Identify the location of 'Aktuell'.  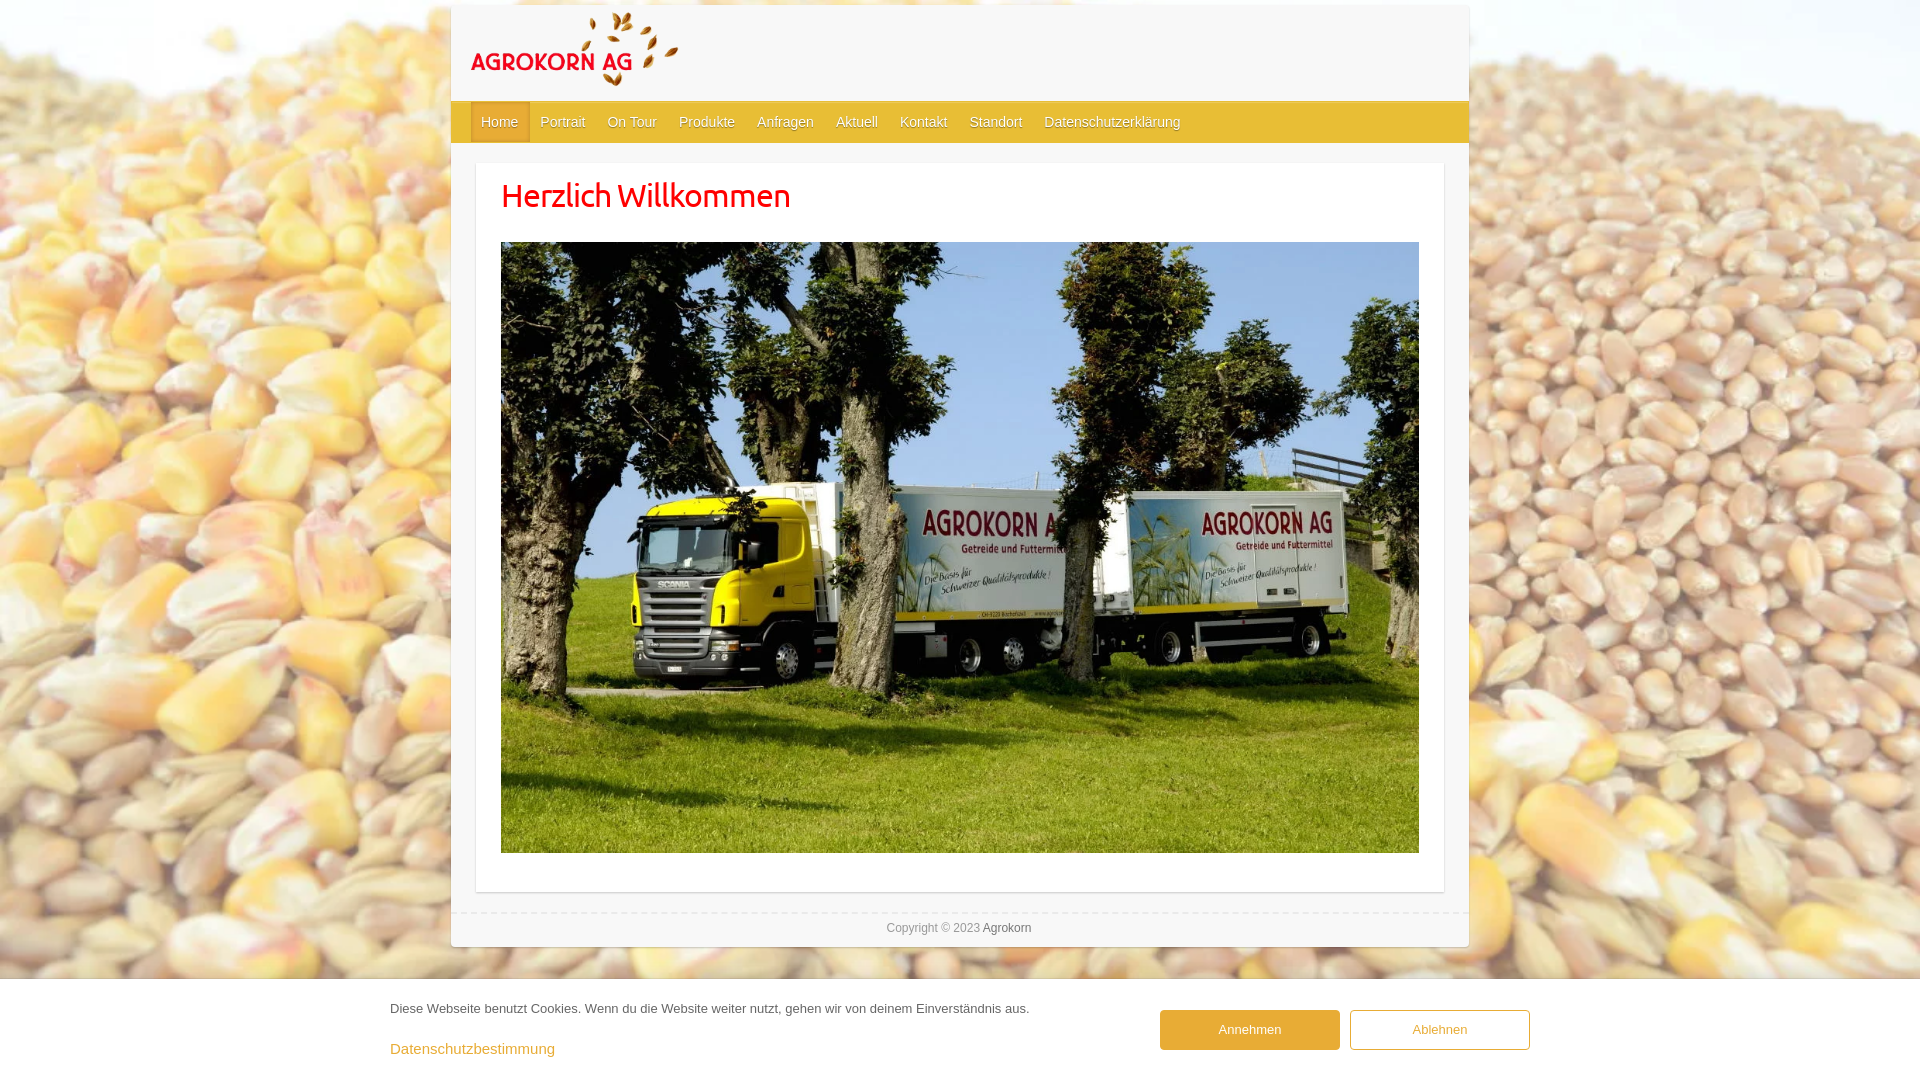
(858, 122).